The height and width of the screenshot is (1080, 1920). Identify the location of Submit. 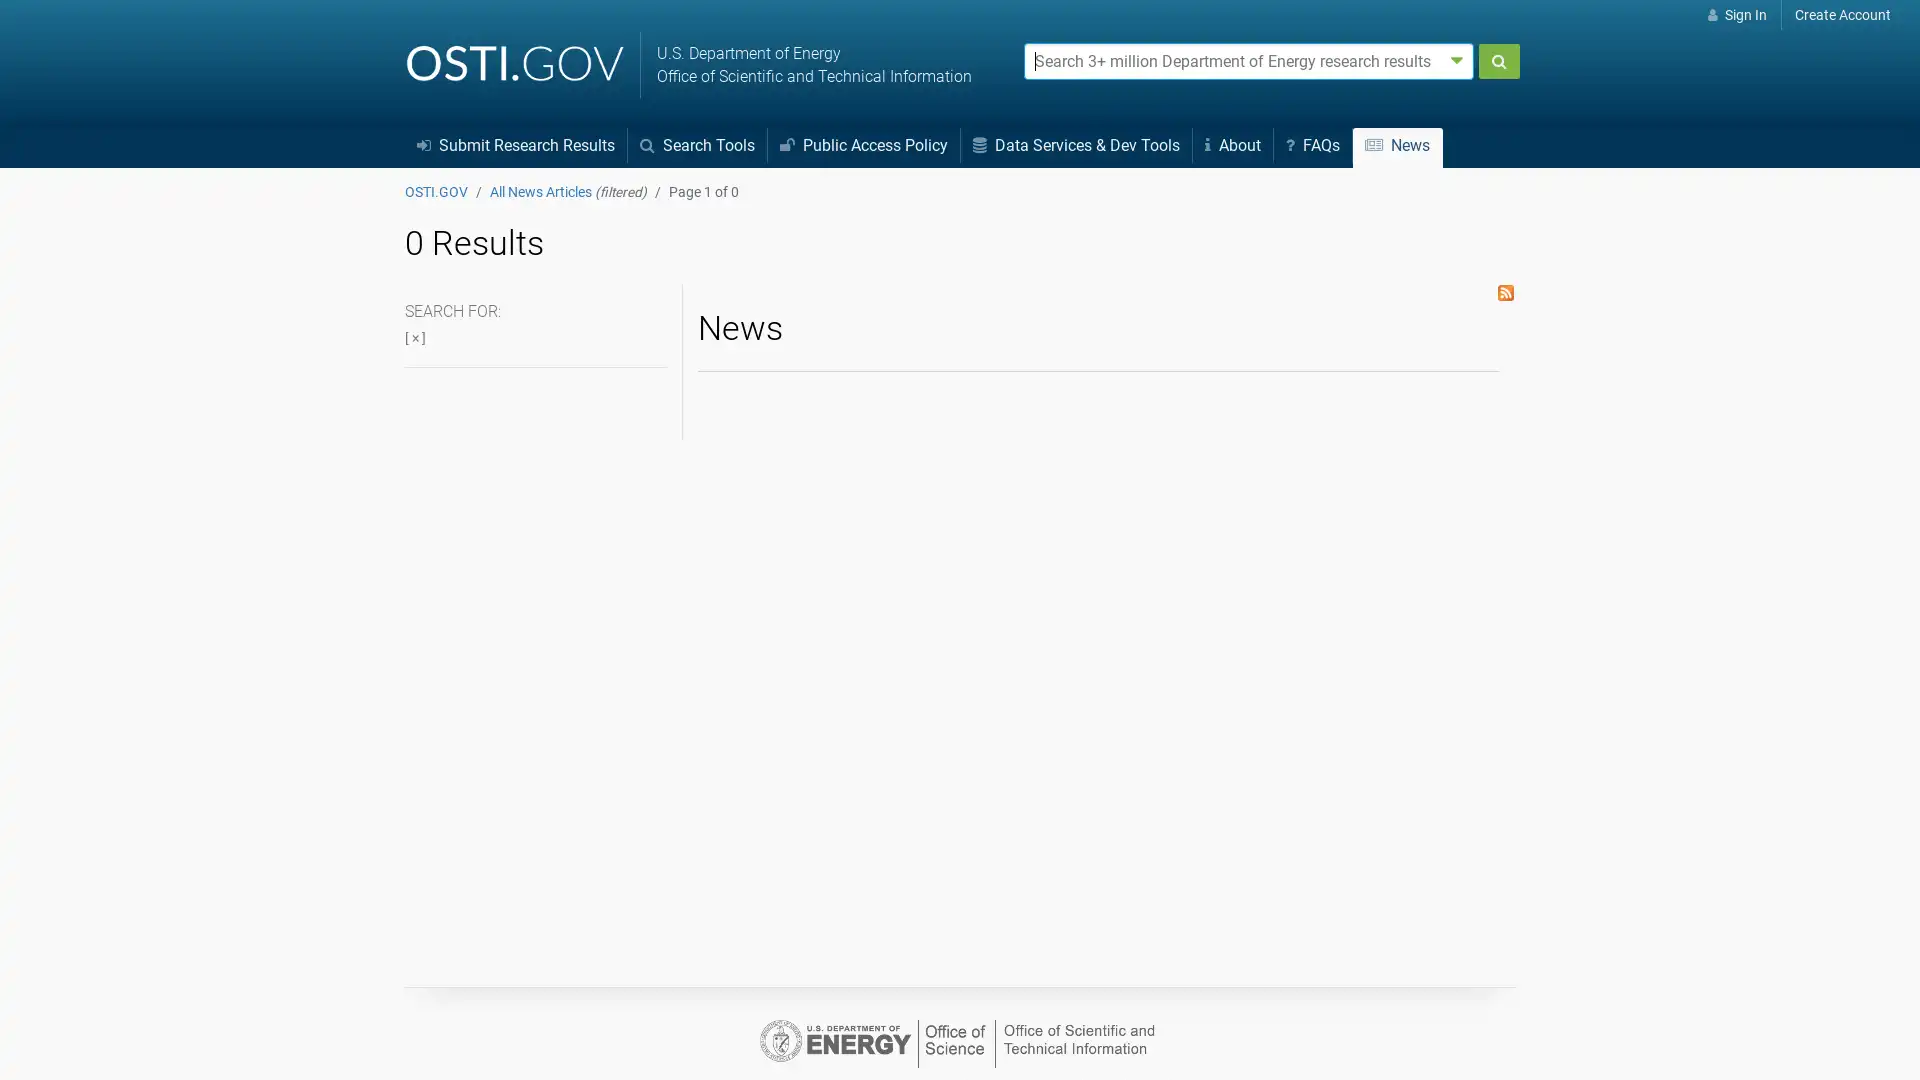
(1498, 60).